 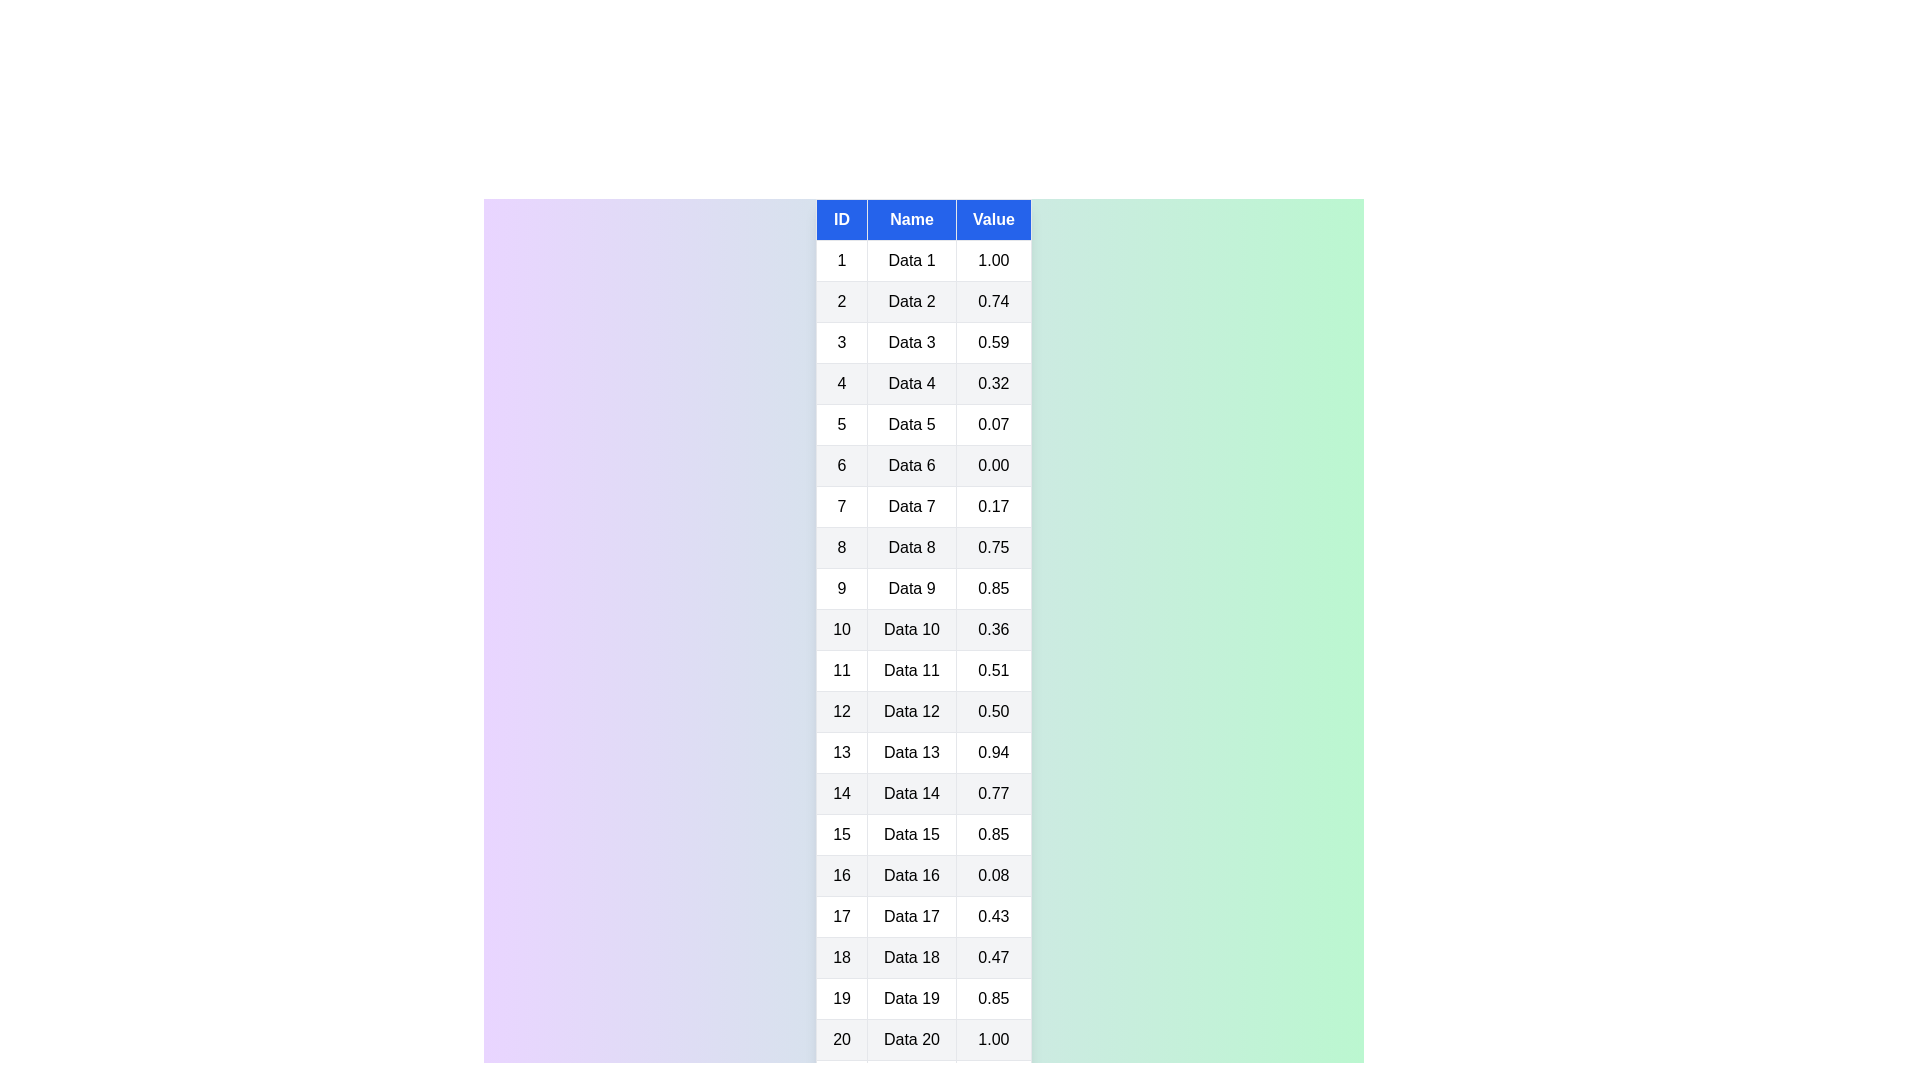 I want to click on the table header ID to sort the table, so click(x=841, y=219).